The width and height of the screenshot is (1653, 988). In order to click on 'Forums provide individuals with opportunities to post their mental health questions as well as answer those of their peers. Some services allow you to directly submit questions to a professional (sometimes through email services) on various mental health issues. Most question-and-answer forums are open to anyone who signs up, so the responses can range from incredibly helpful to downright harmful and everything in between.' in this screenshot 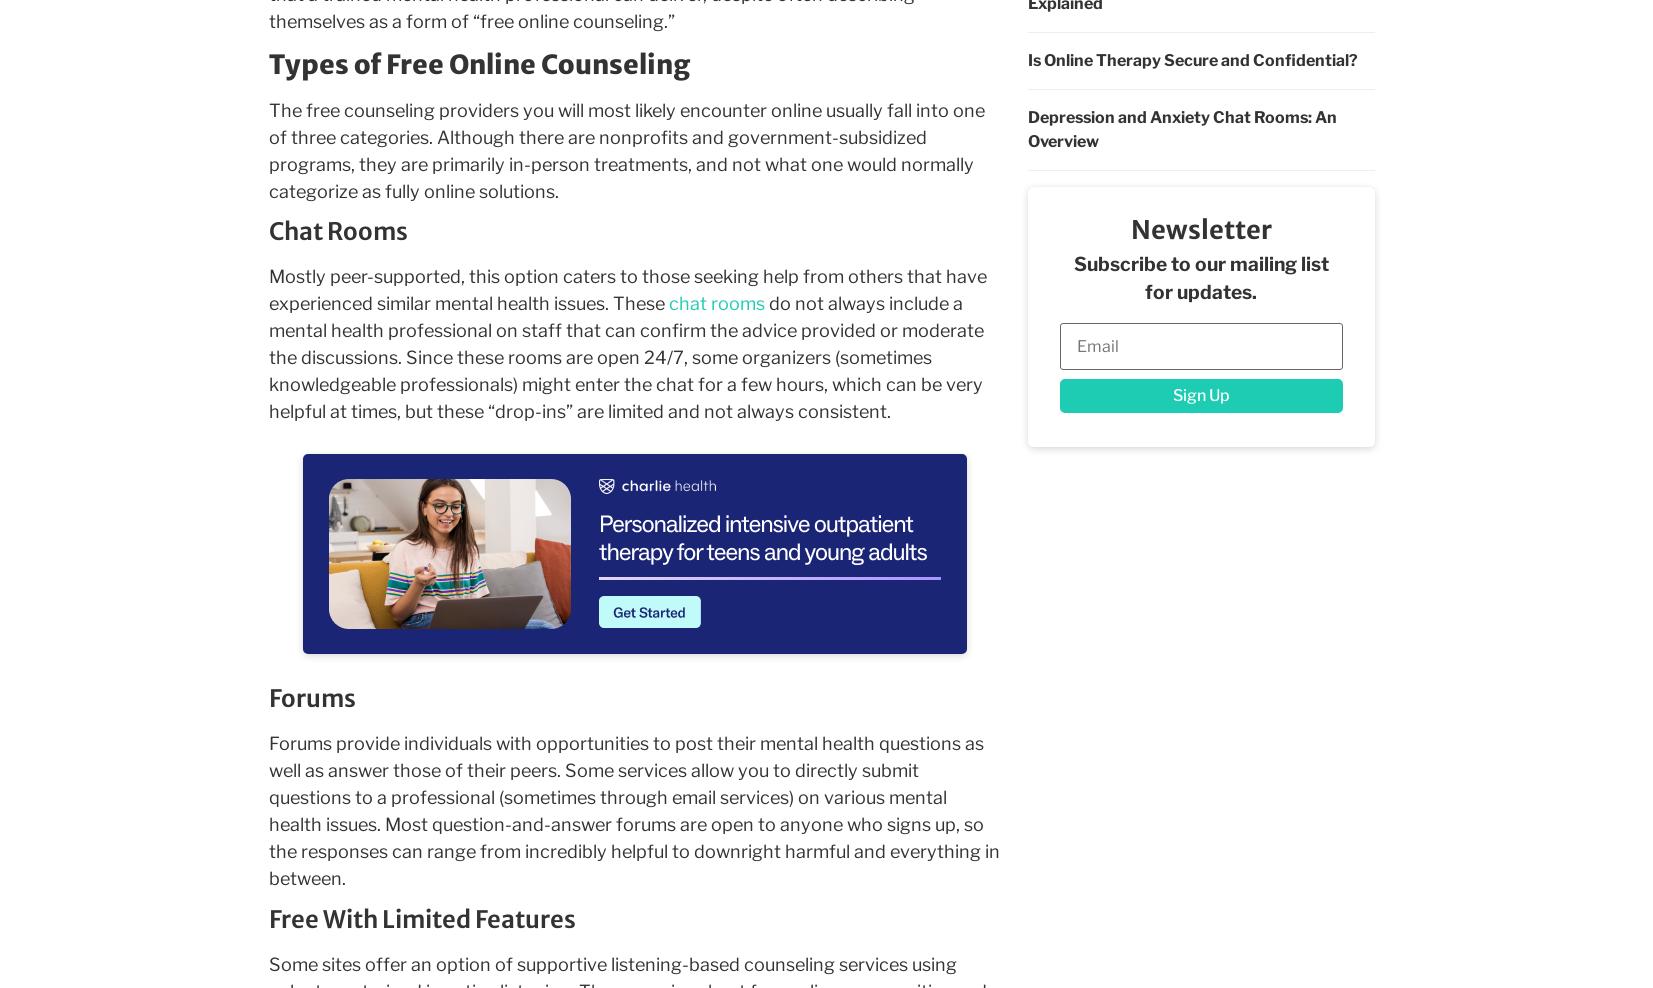, I will do `click(632, 811)`.